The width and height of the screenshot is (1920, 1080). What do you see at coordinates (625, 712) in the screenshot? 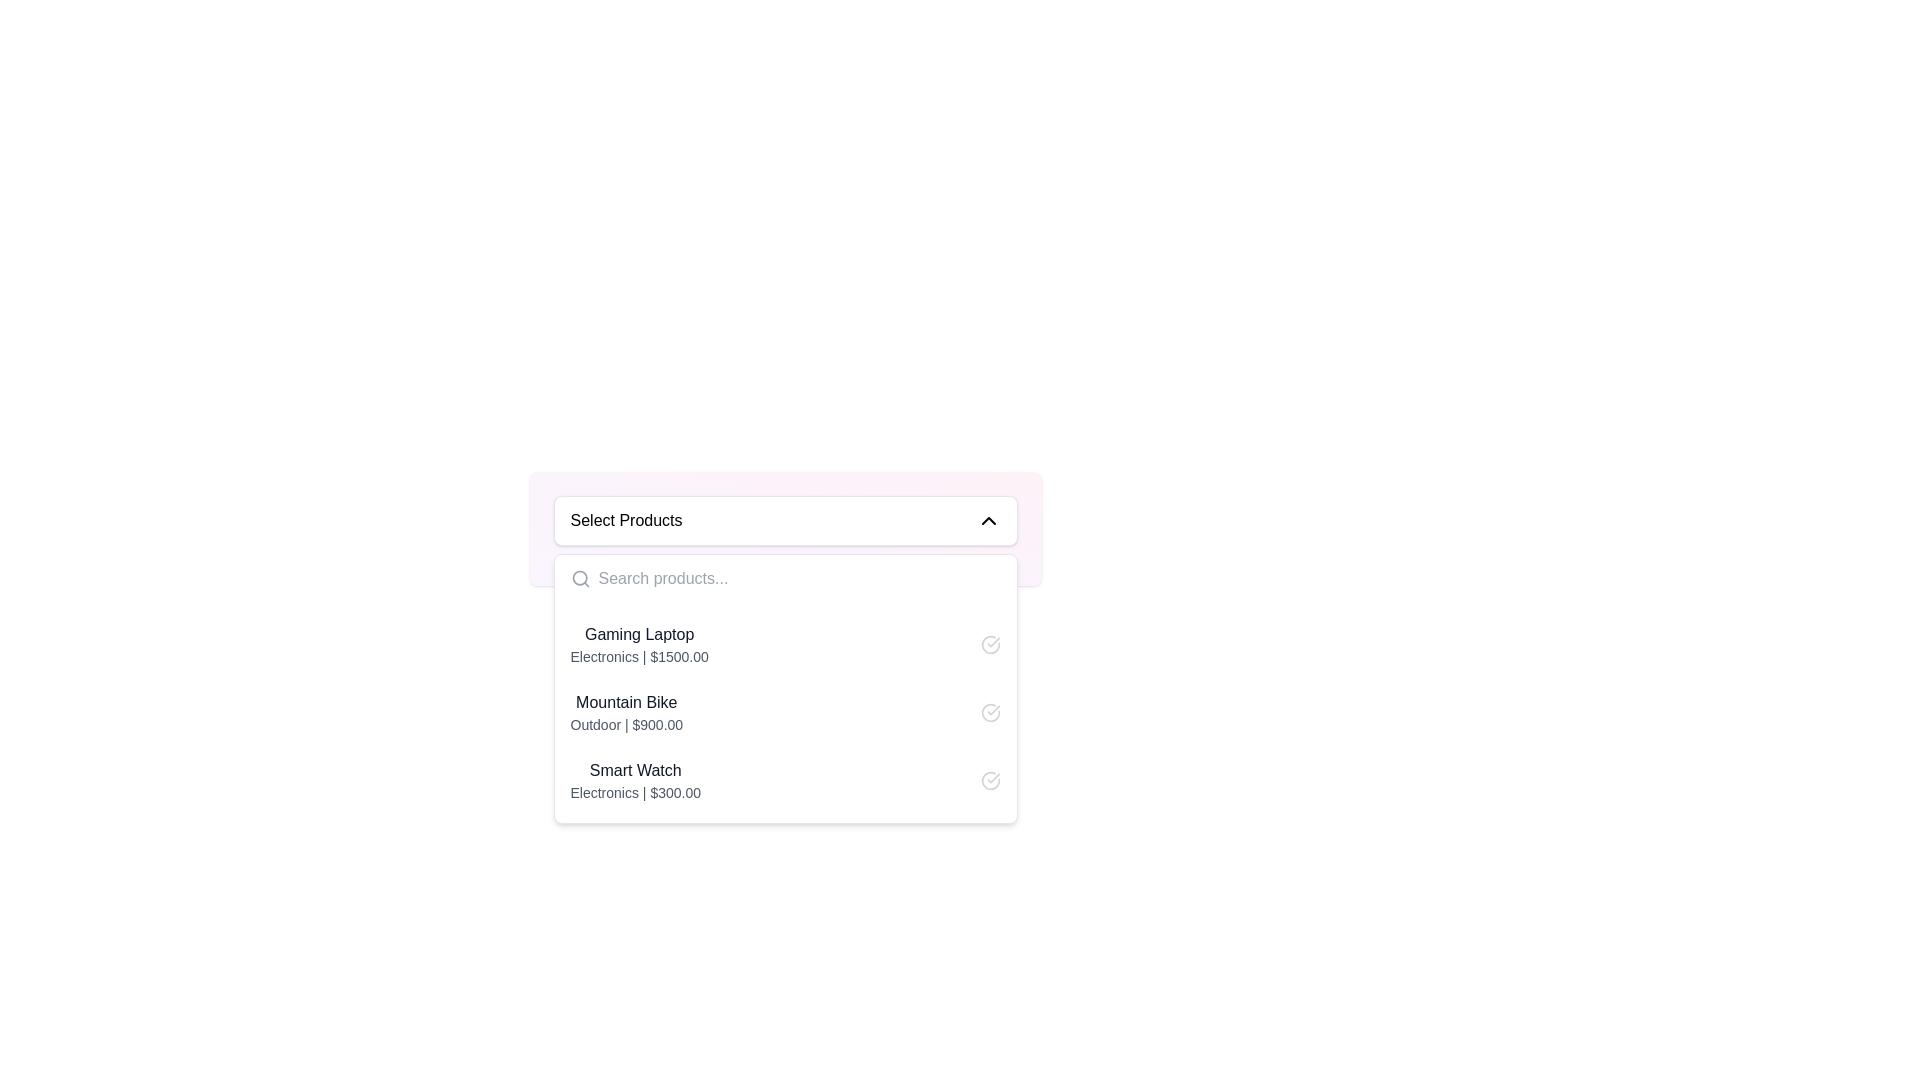
I see `the second item` at bounding box center [625, 712].